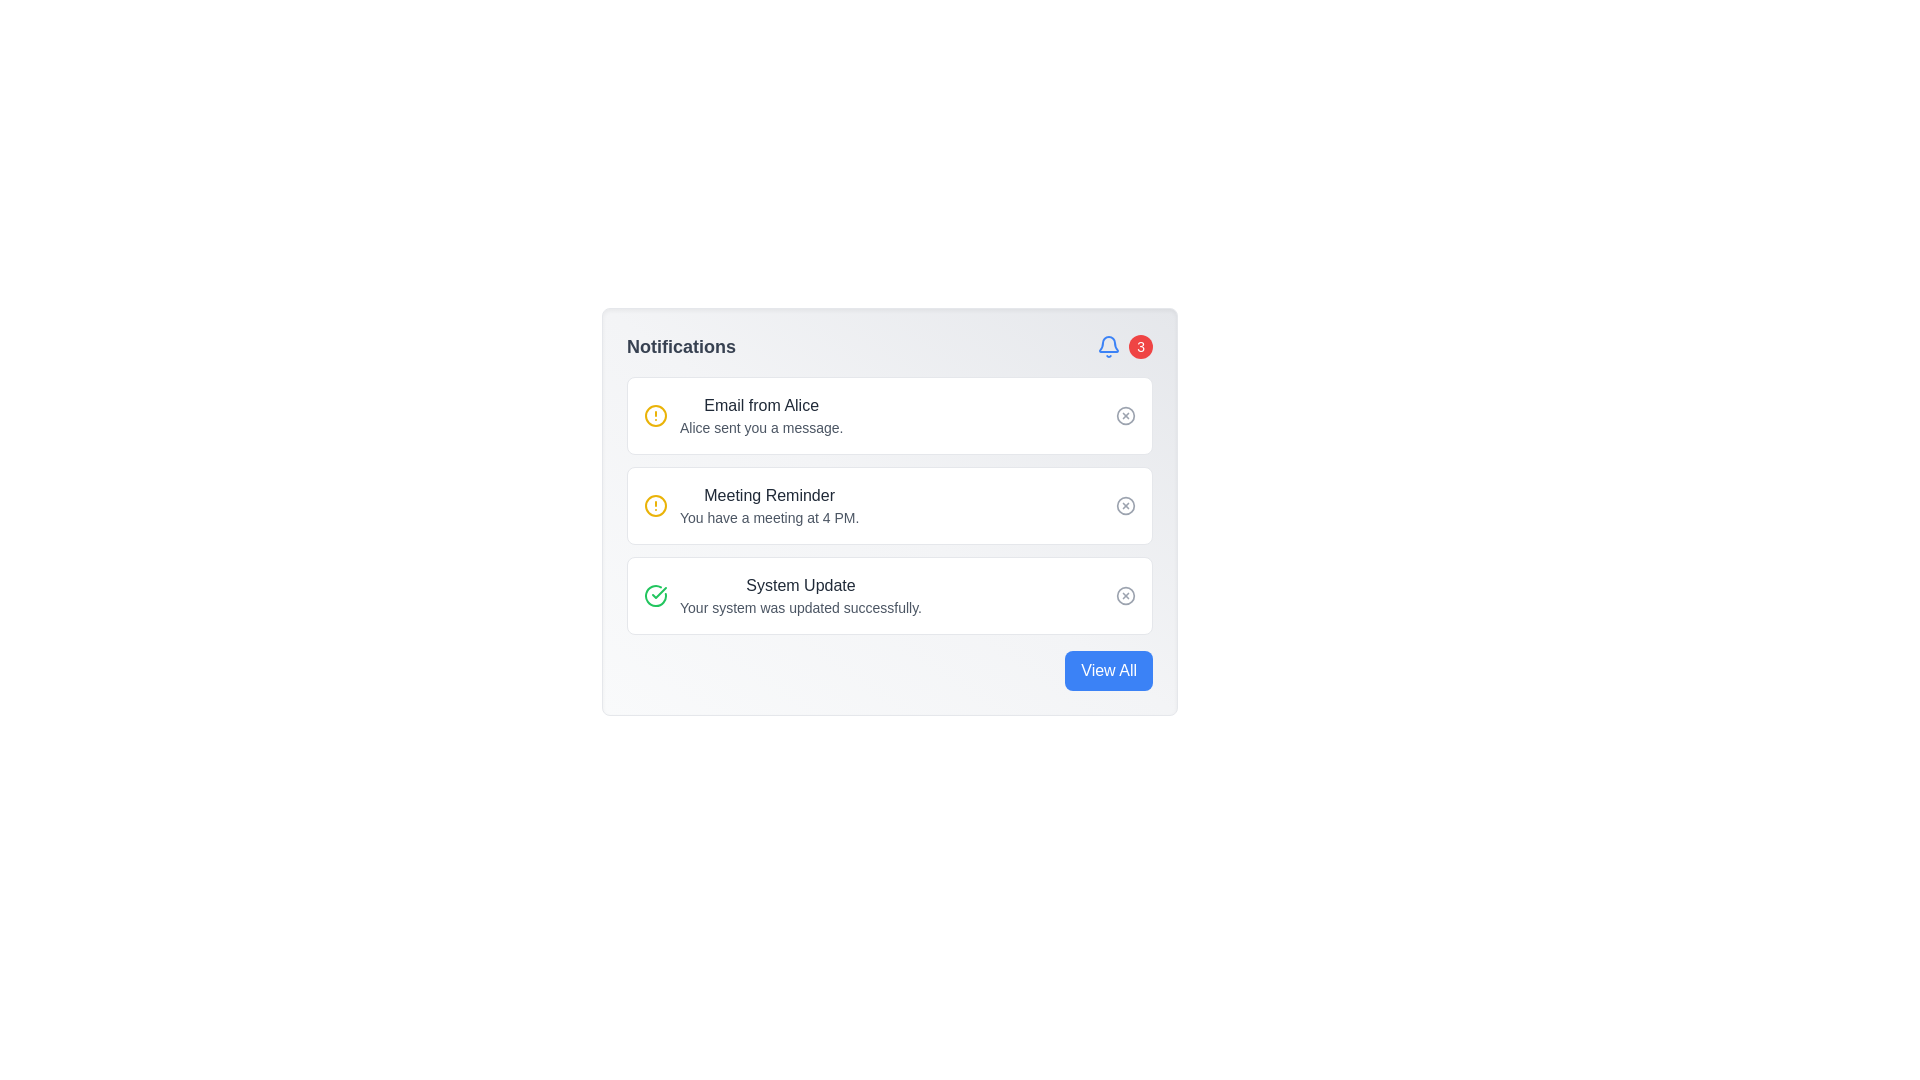  What do you see at coordinates (1126, 415) in the screenshot?
I see `the circular close button icon located next to the 'Email from Alice' notification in the notification card` at bounding box center [1126, 415].